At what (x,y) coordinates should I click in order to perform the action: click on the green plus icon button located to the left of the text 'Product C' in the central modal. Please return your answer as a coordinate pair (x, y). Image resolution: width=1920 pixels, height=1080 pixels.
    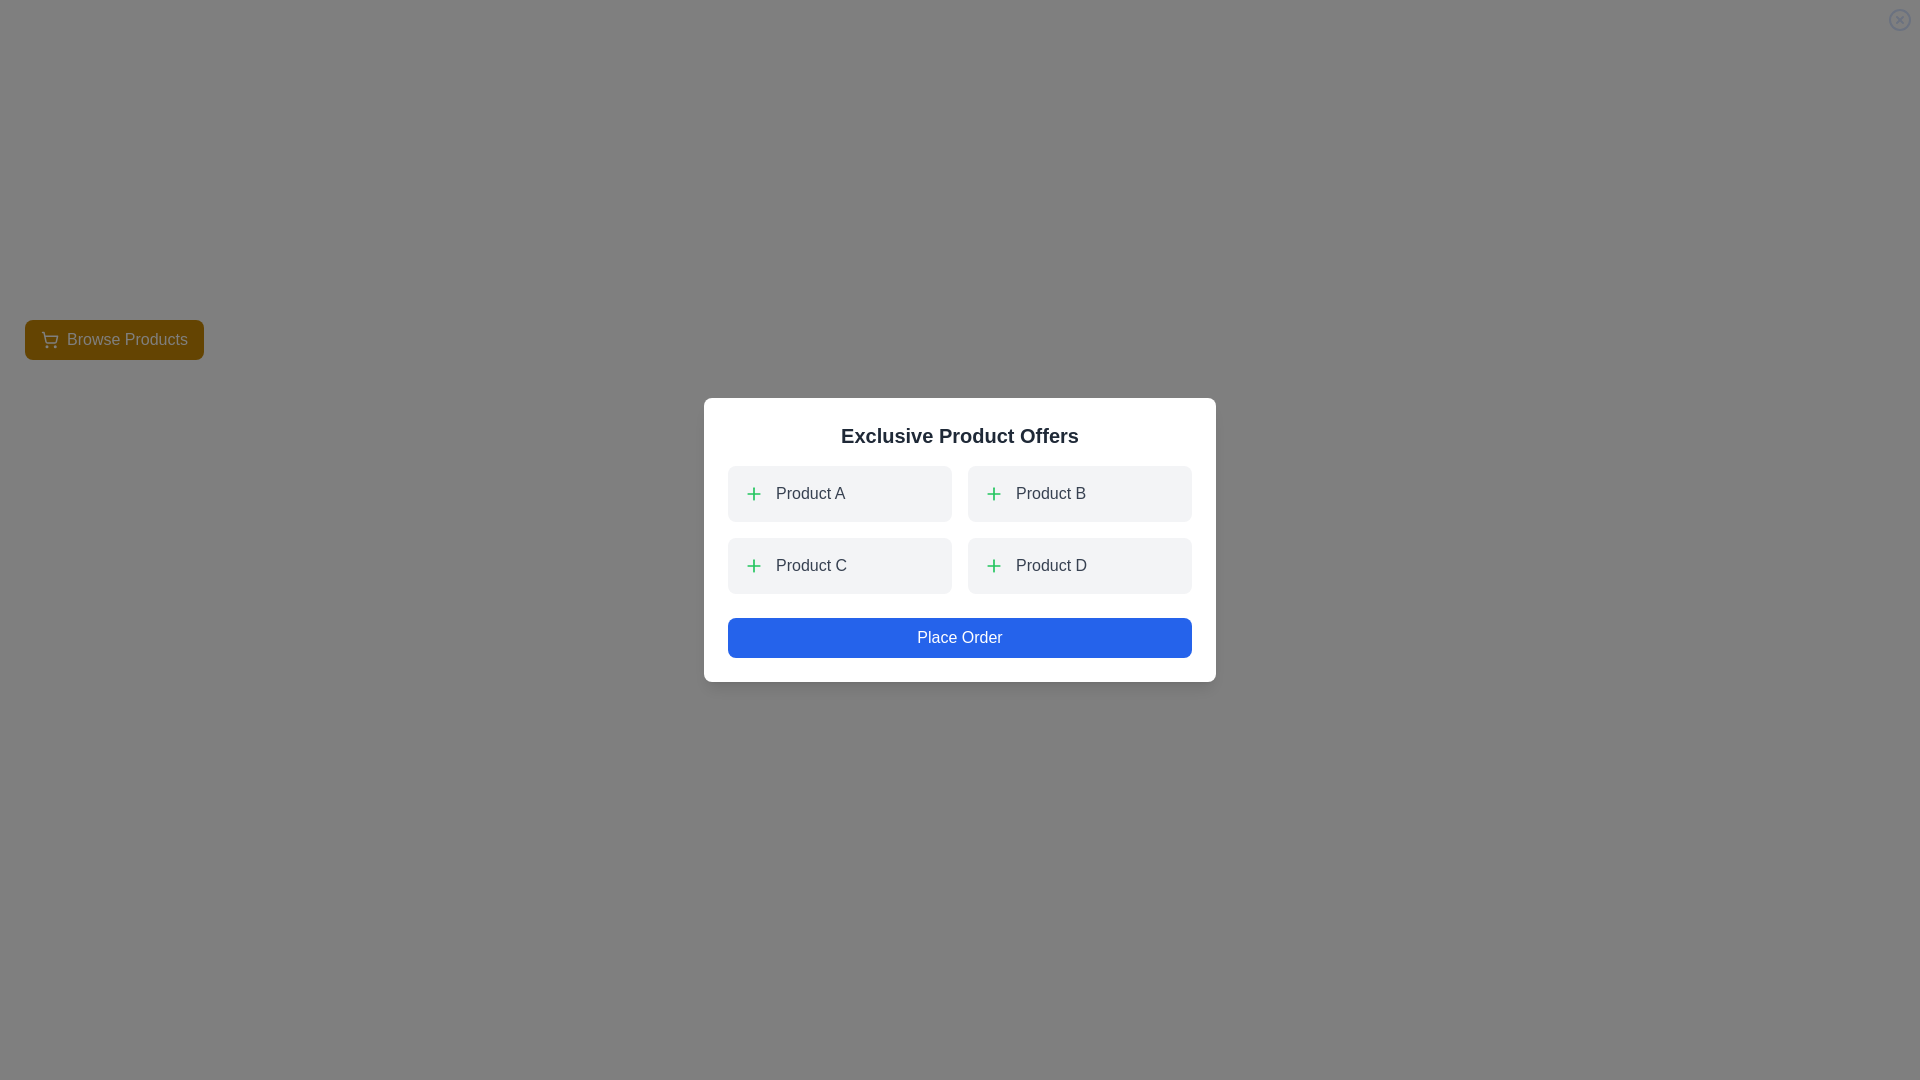
    Looking at the image, I should click on (752, 566).